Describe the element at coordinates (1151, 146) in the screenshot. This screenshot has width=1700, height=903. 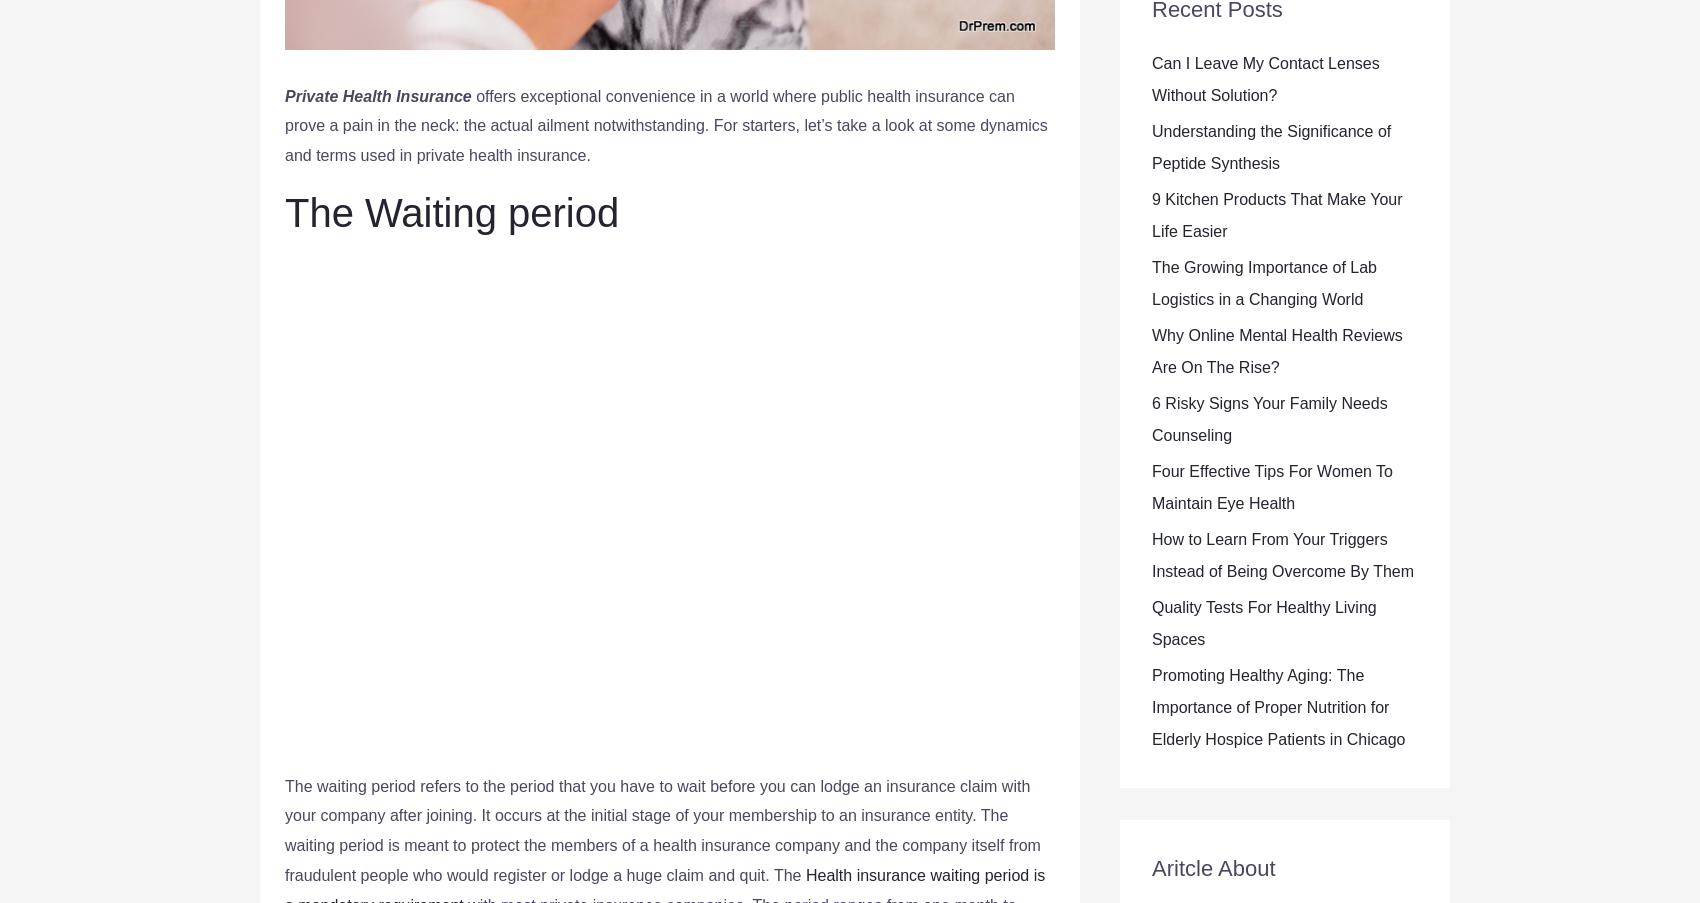
I see `'Understanding the Significance of Peptide Synthesis'` at that location.